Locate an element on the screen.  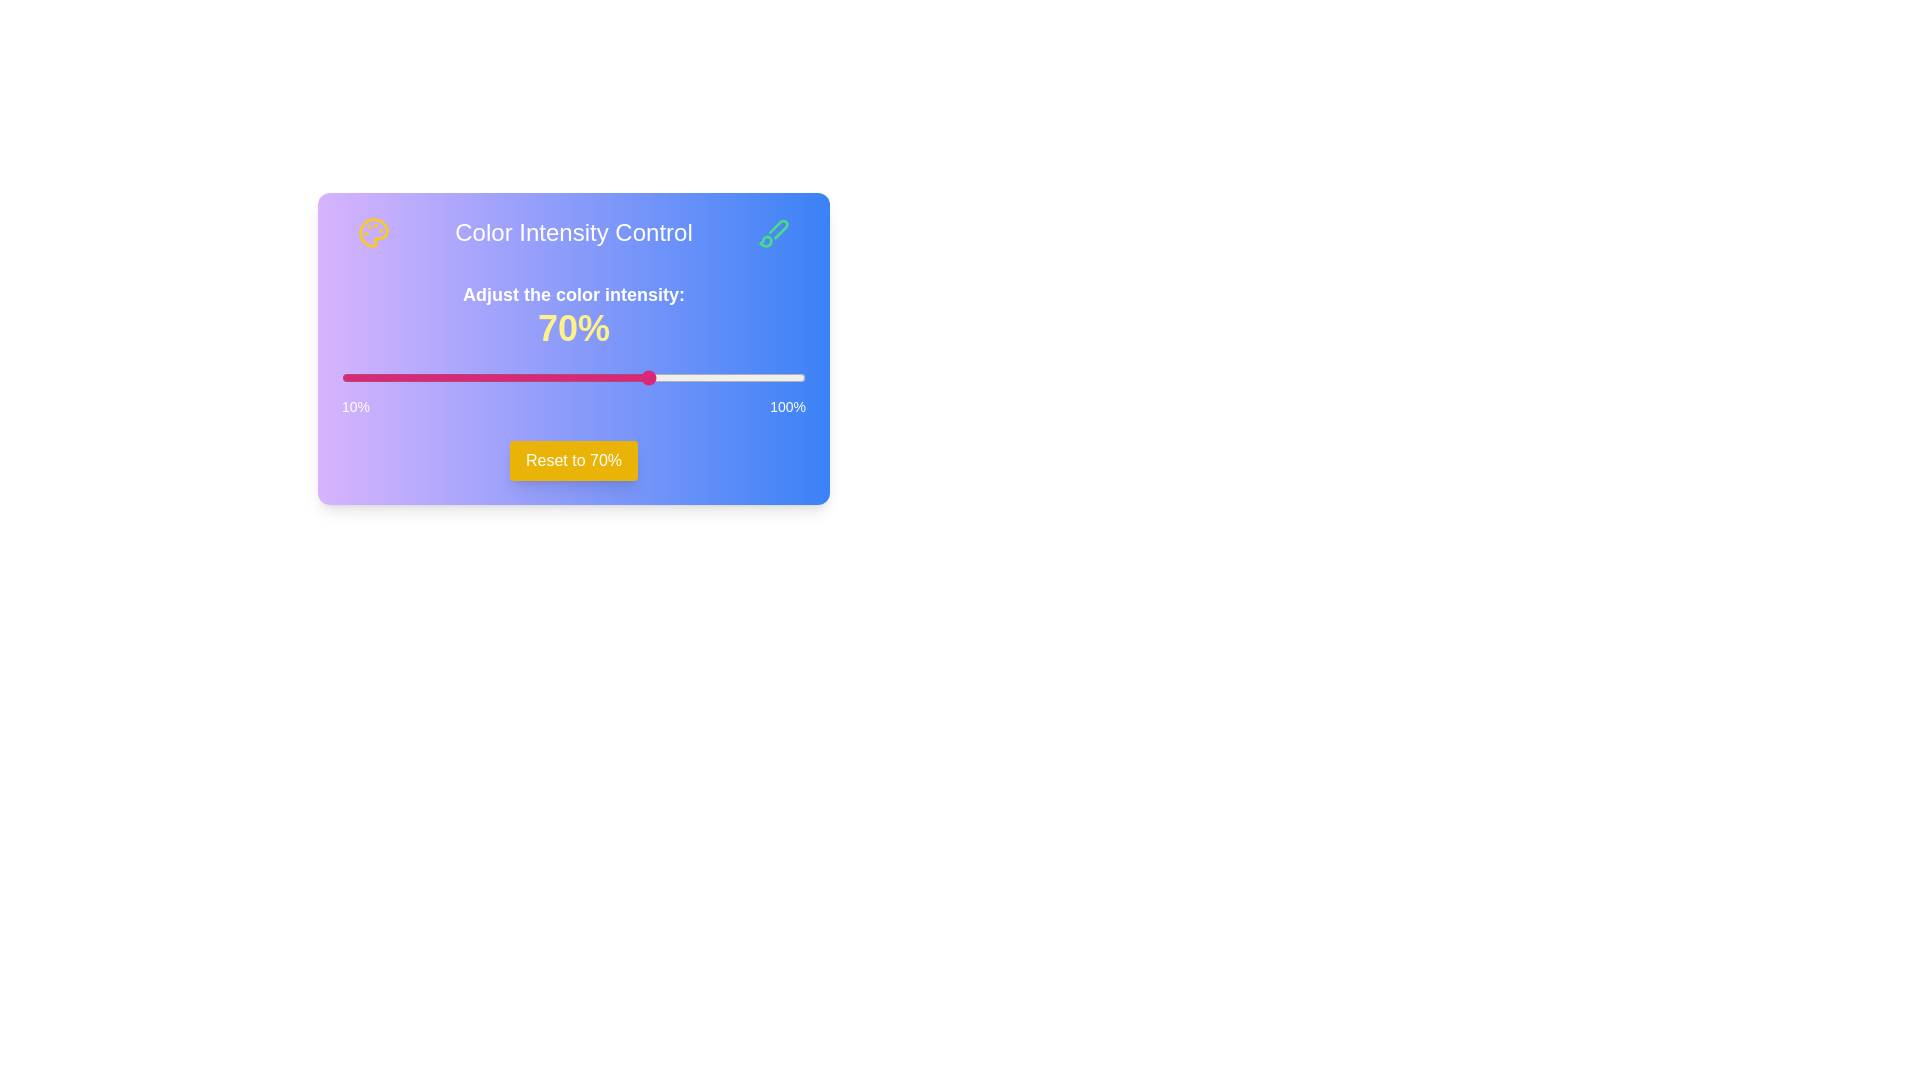
the slider to set the intensity to 83% is located at coordinates (718, 378).